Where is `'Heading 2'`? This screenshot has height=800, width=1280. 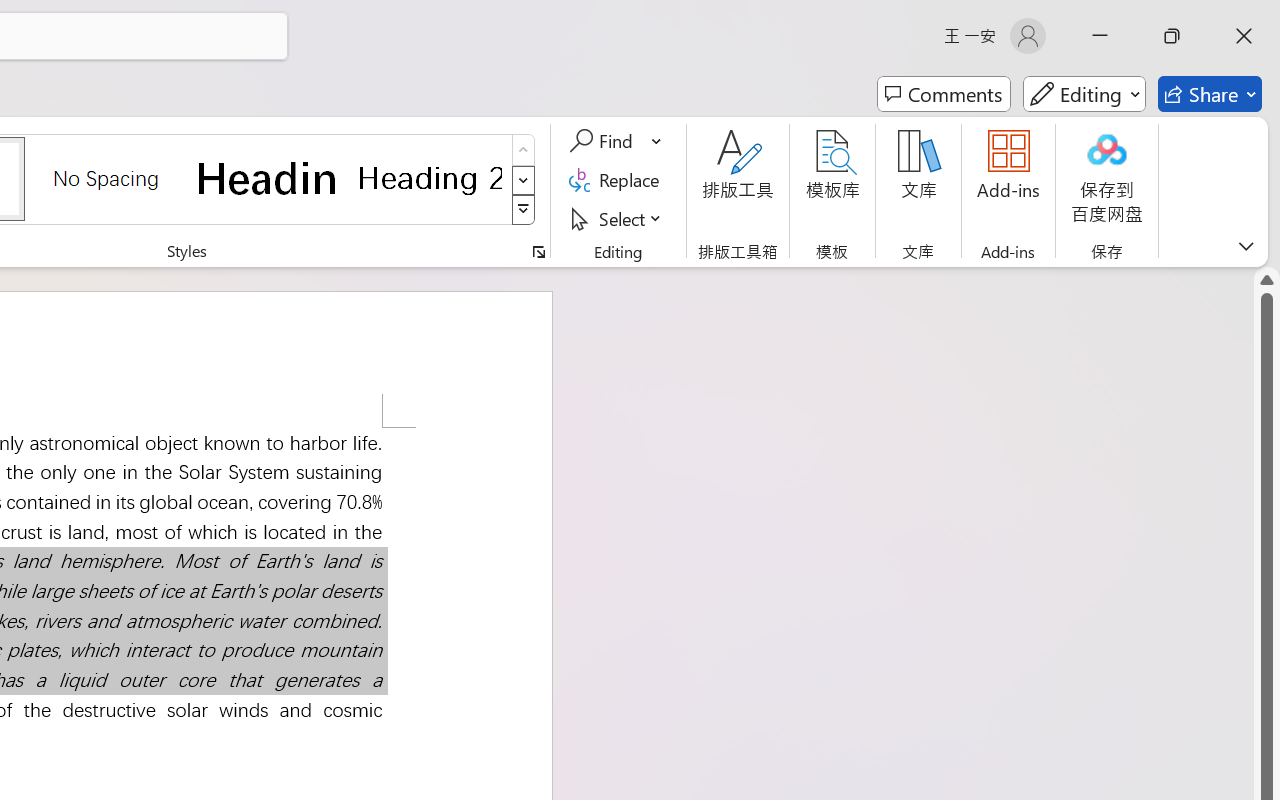
'Heading 2' is located at coordinates (429, 177).